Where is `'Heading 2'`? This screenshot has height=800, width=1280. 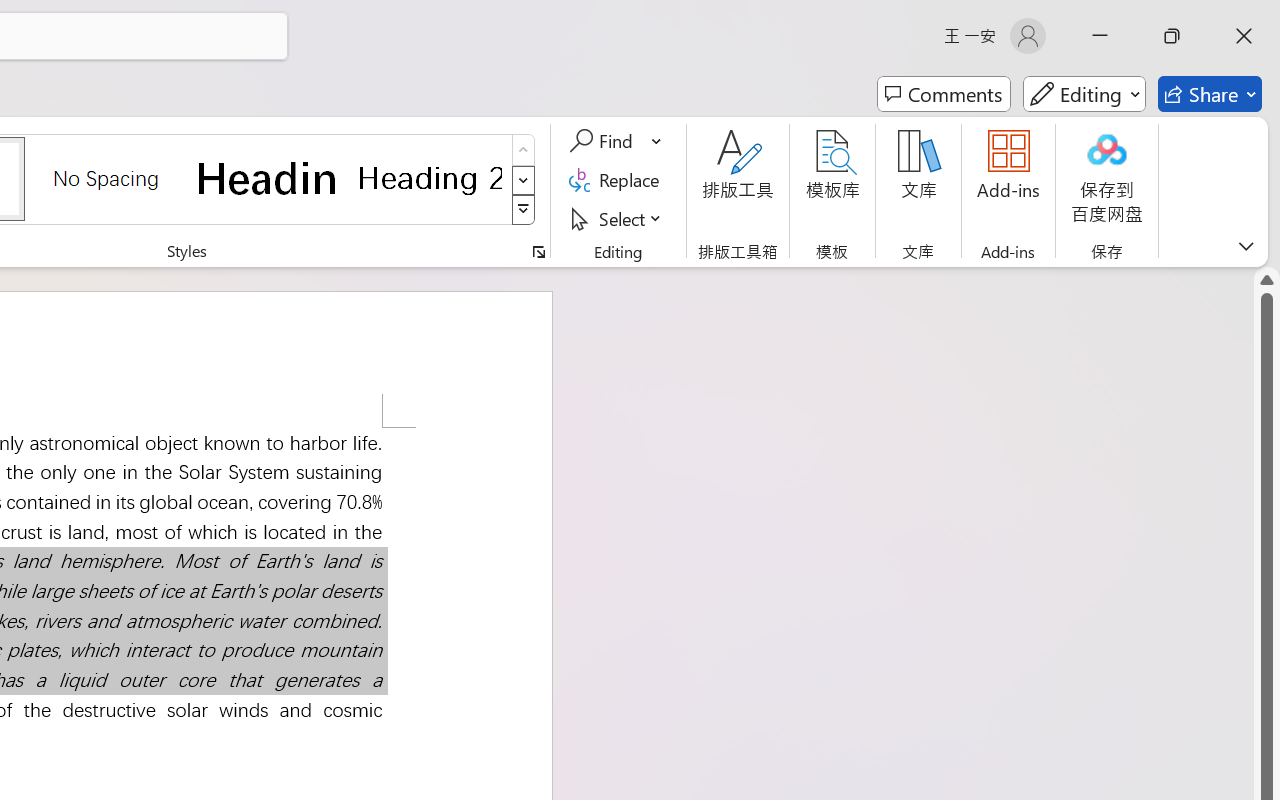
'Heading 2' is located at coordinates (429, 177).